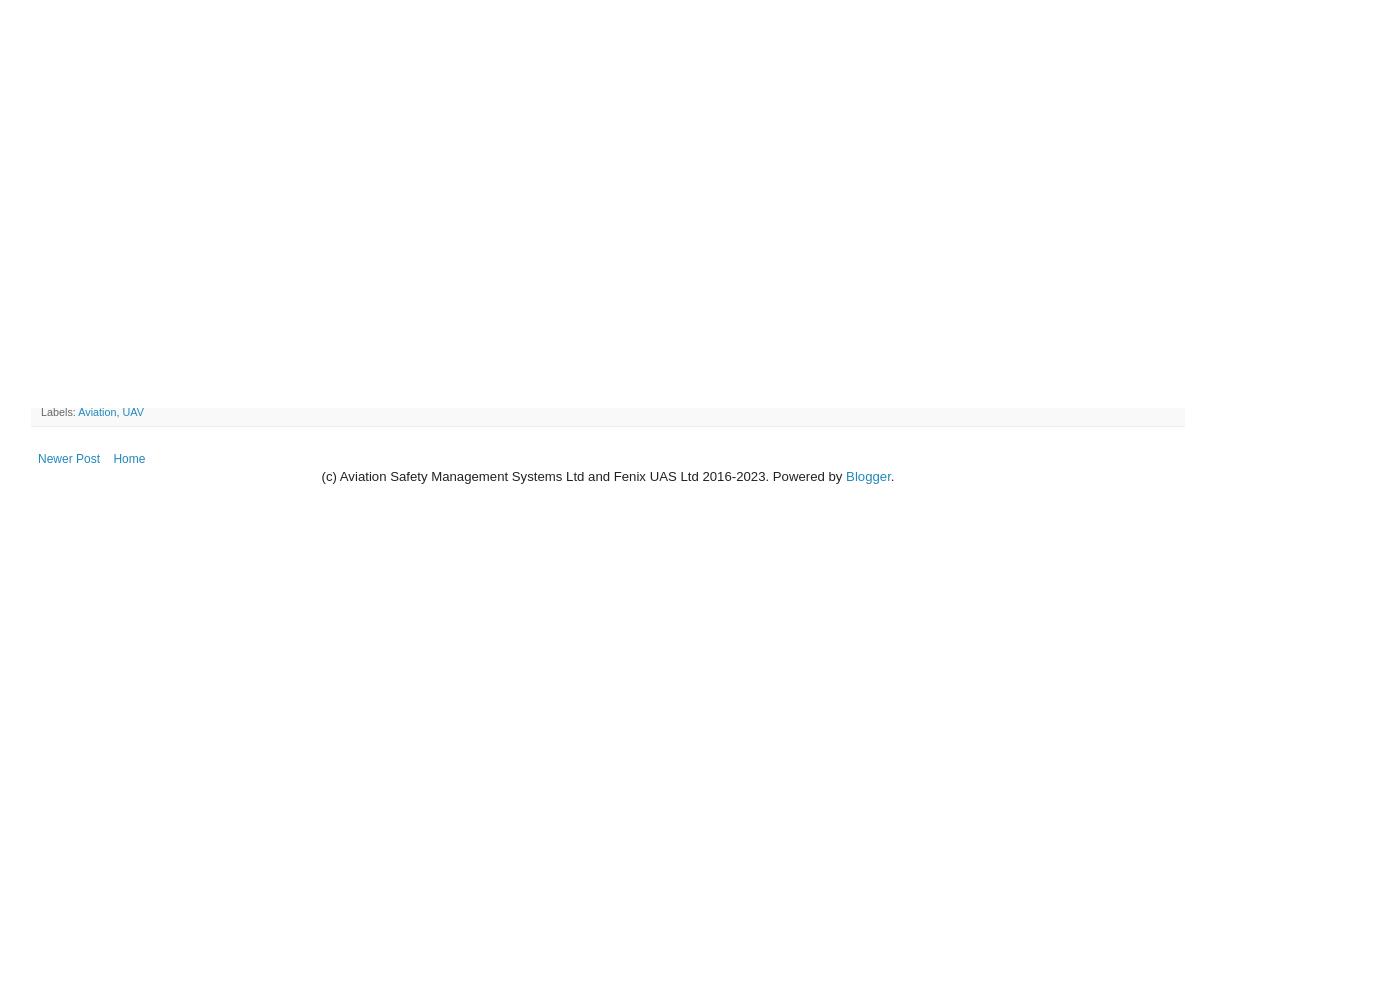 The width and height of the screenshot is (1374, 1000). Describe the element at coordinates (511, 286) in the screenshot. I see `'Aviation Safety Management Systems Ltd (ASMS) congratulates the the University of Canterbury's Department of Geography on the grant of an authorisation by the Civil Aviation Authority to operate an Unmanned Aerial Vehicle (UAV).  The authorisation relates to a Draganfly X4-P, shown in the photo accompanying this release.'` at that location.